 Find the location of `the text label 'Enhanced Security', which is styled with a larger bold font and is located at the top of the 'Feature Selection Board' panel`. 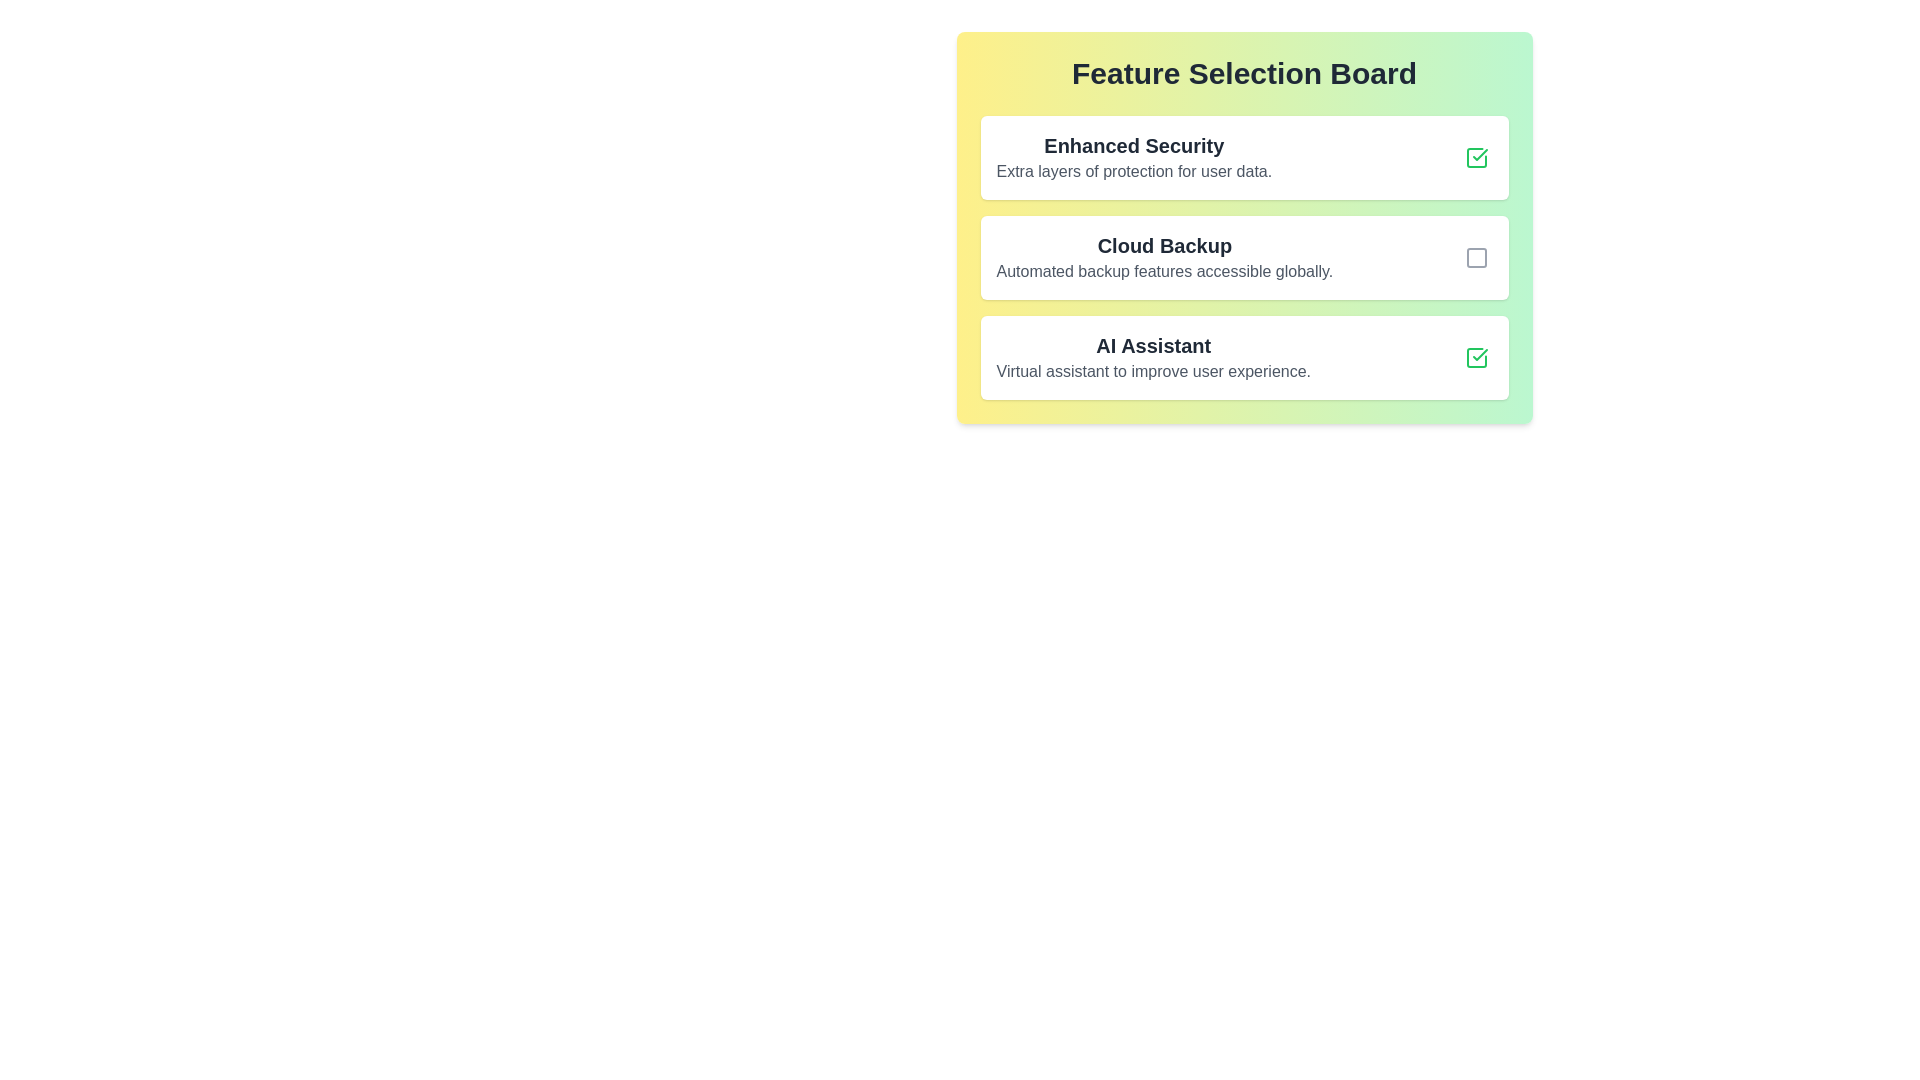

the text label 'Enhanced Security', which is styled with a larger bold font and is located at the top of the 'Feature Selection Board' panel is located at coordinates (1134, 145).